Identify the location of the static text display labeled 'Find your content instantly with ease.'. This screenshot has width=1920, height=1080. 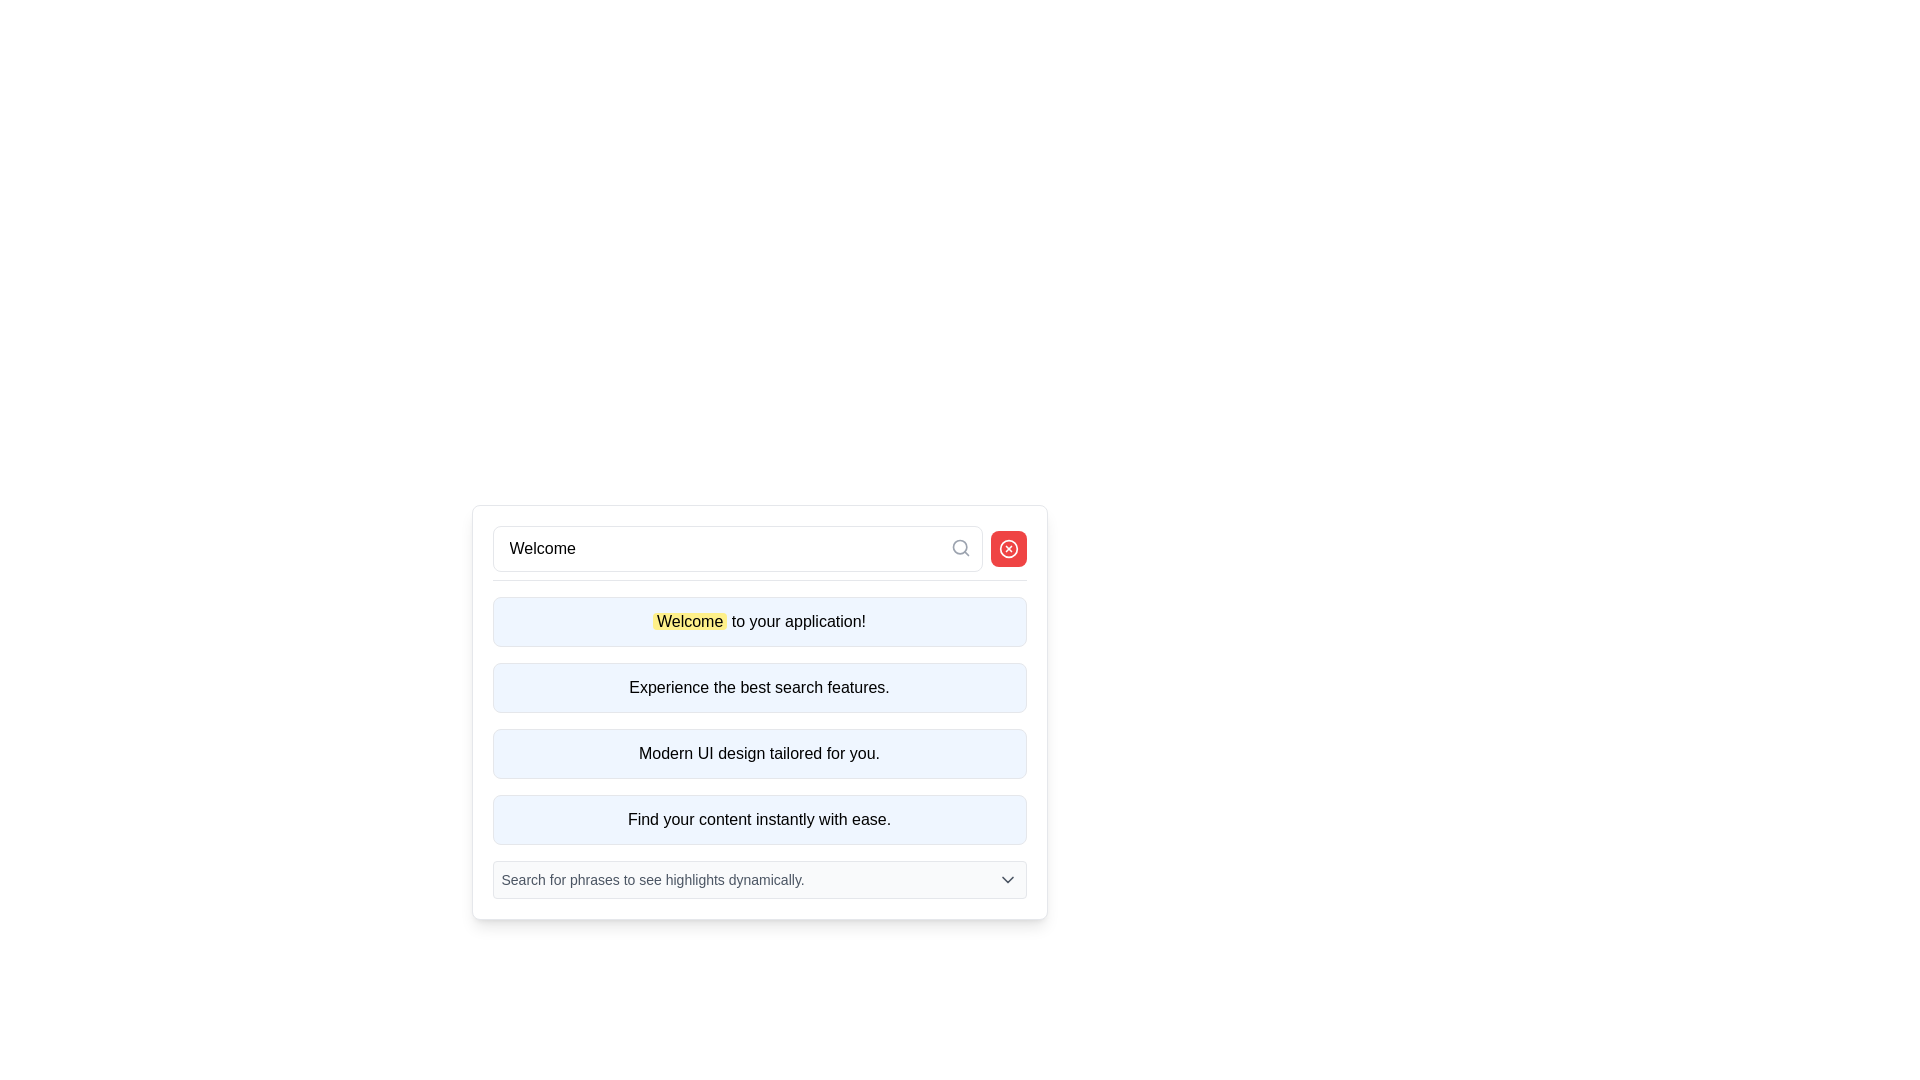
(758, 820).